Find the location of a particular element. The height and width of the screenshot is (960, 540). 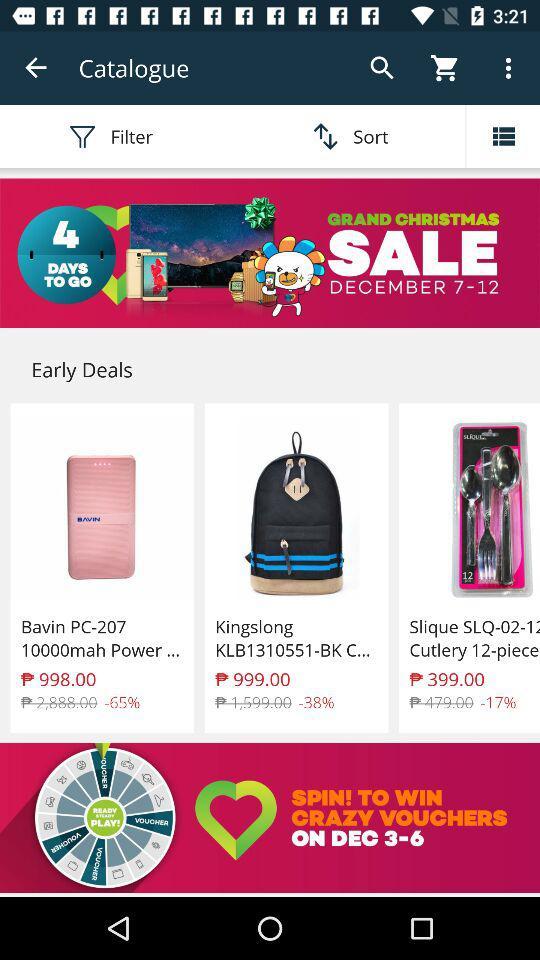

icon above the filter icon is located at coordinates (36, 68).